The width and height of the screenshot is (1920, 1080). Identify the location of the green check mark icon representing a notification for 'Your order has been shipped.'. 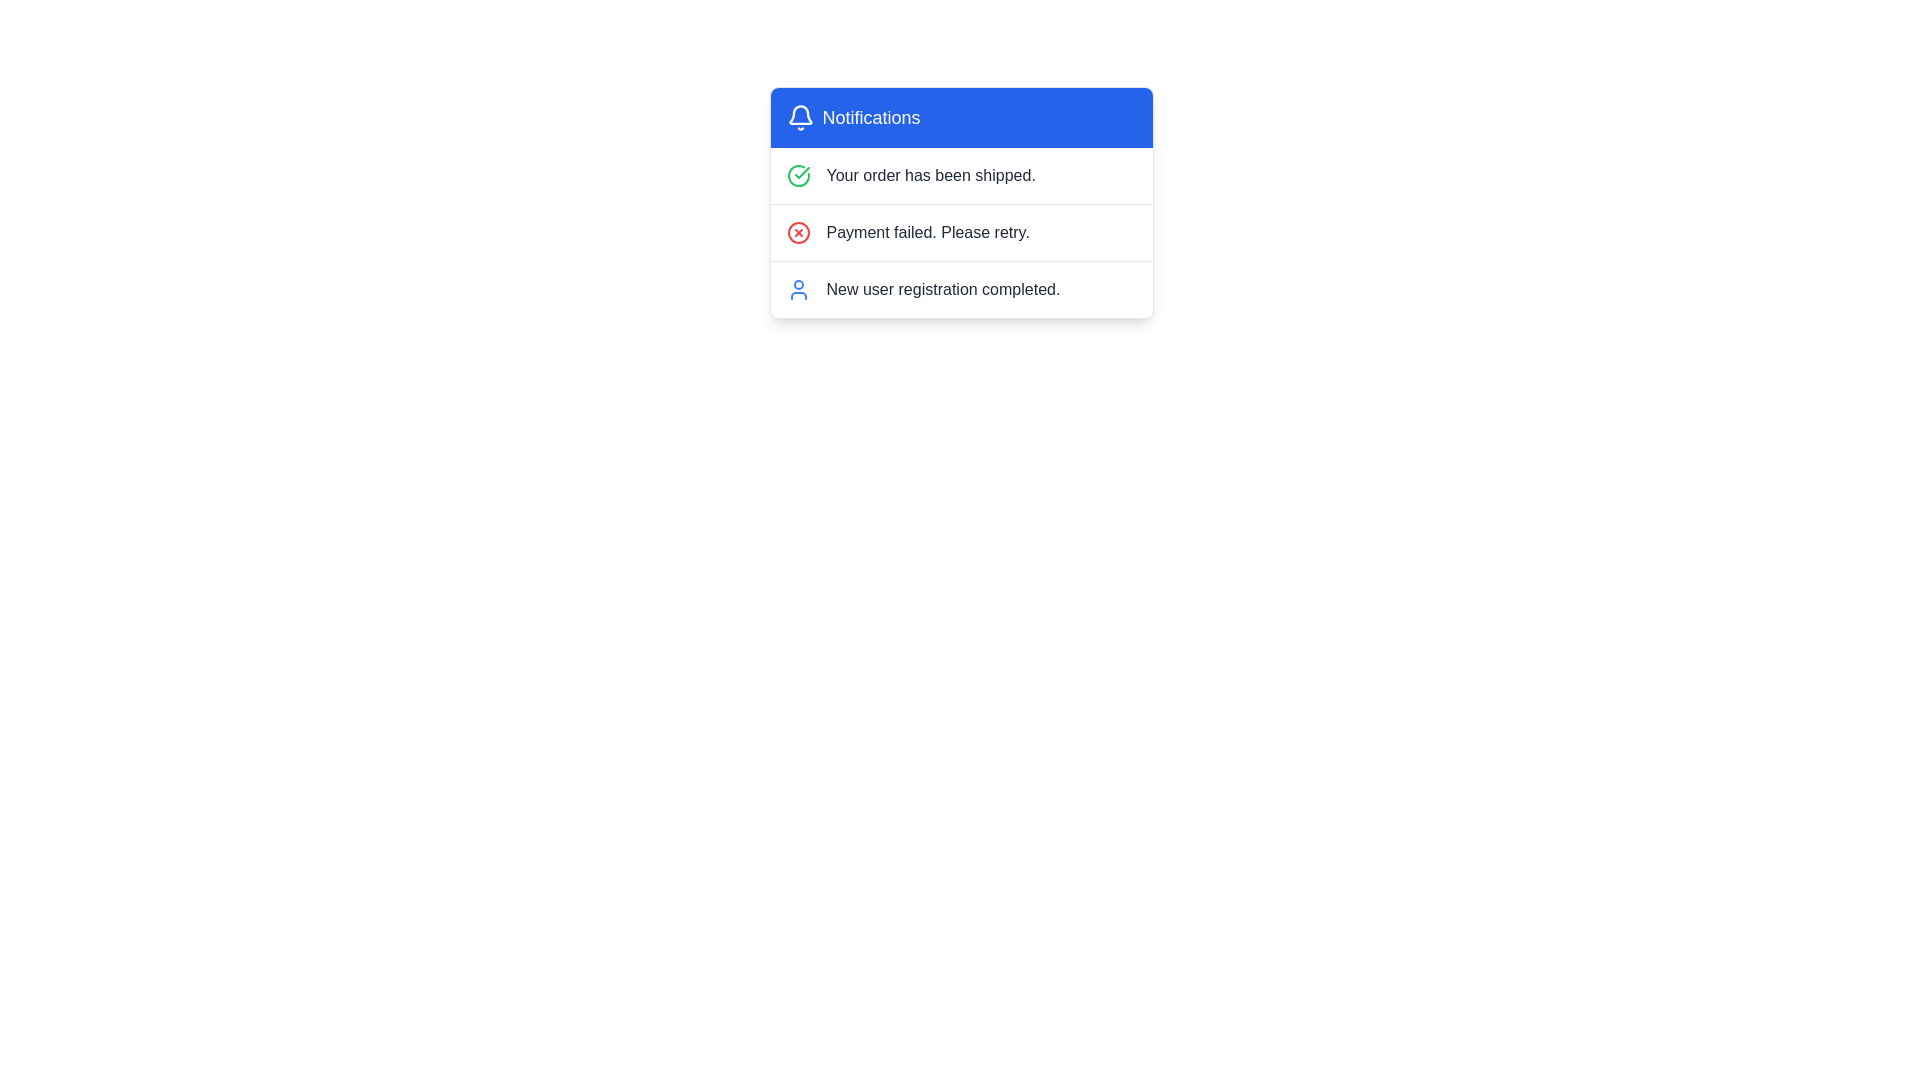
(801, 172).